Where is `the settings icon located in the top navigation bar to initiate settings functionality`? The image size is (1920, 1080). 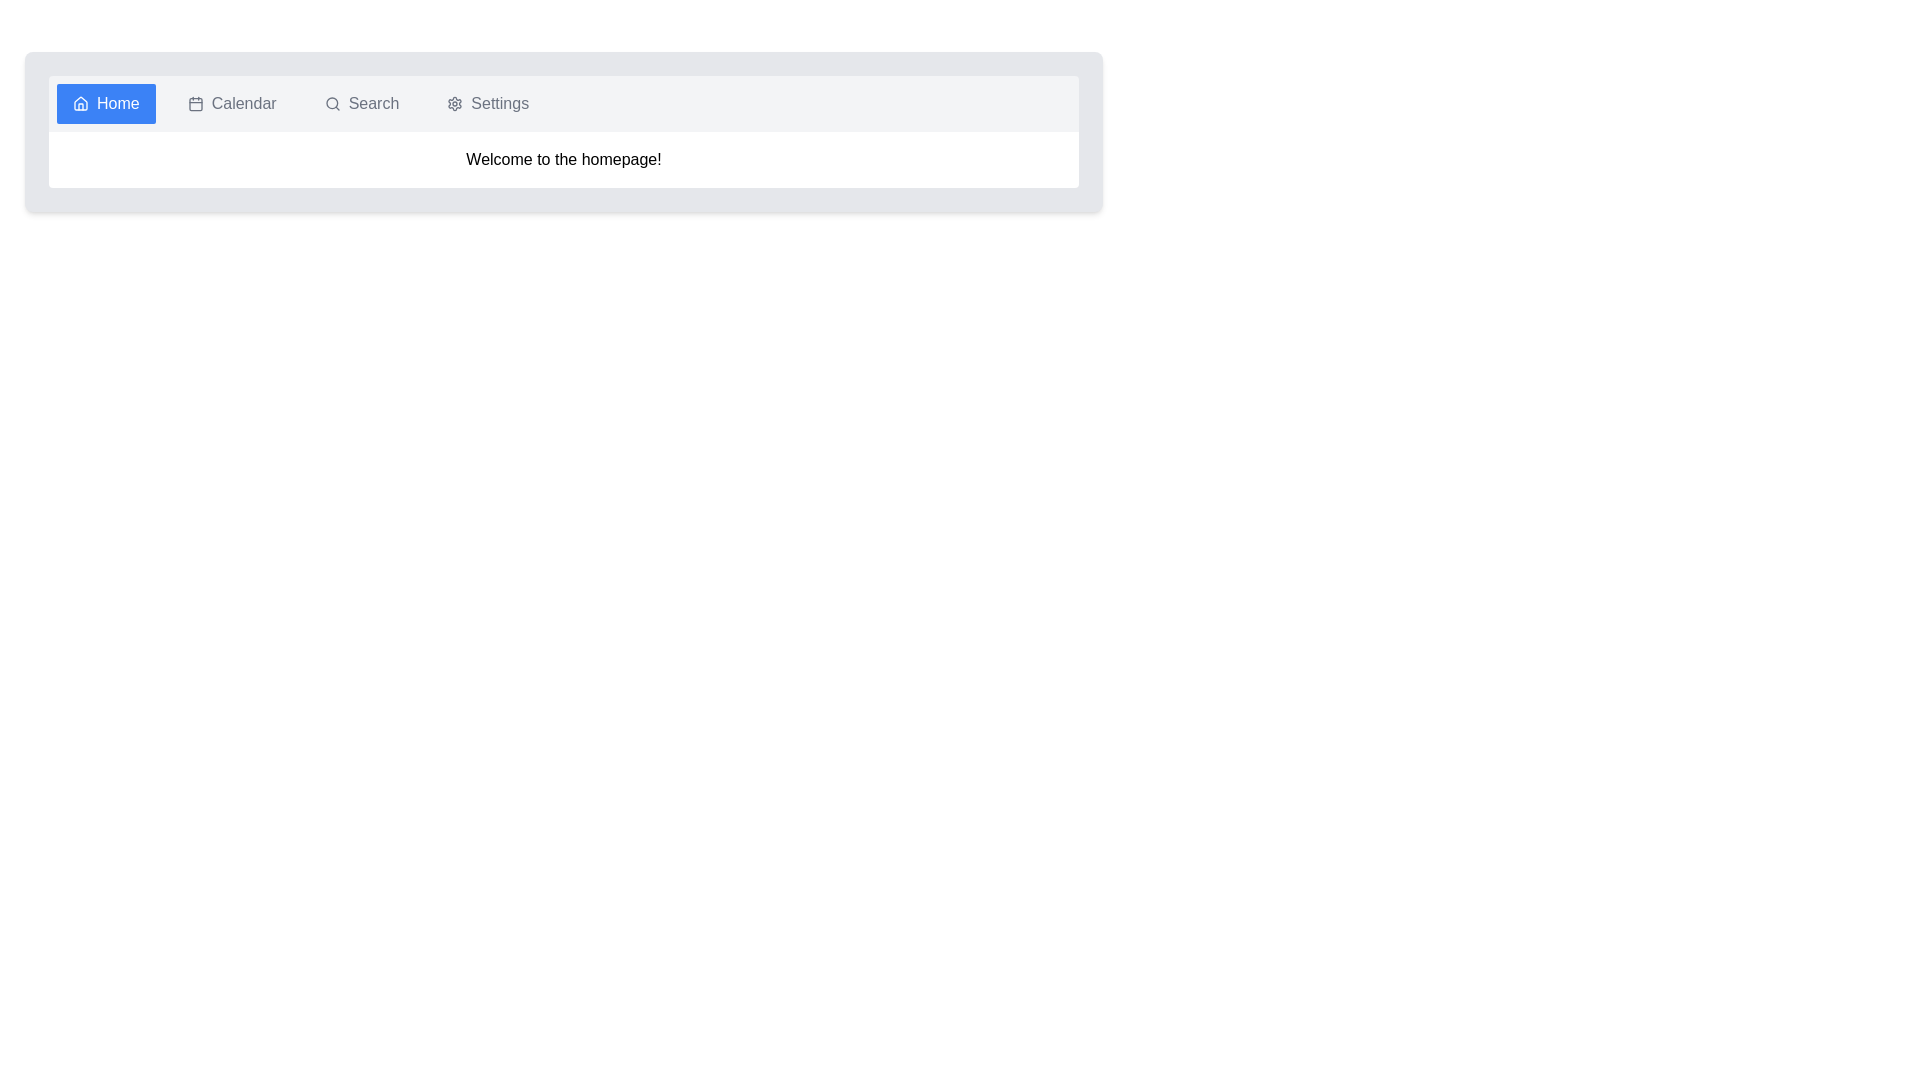
the settings icon located in the top navigation bar to initiate settings functionality is located at coordinates (454, 104).